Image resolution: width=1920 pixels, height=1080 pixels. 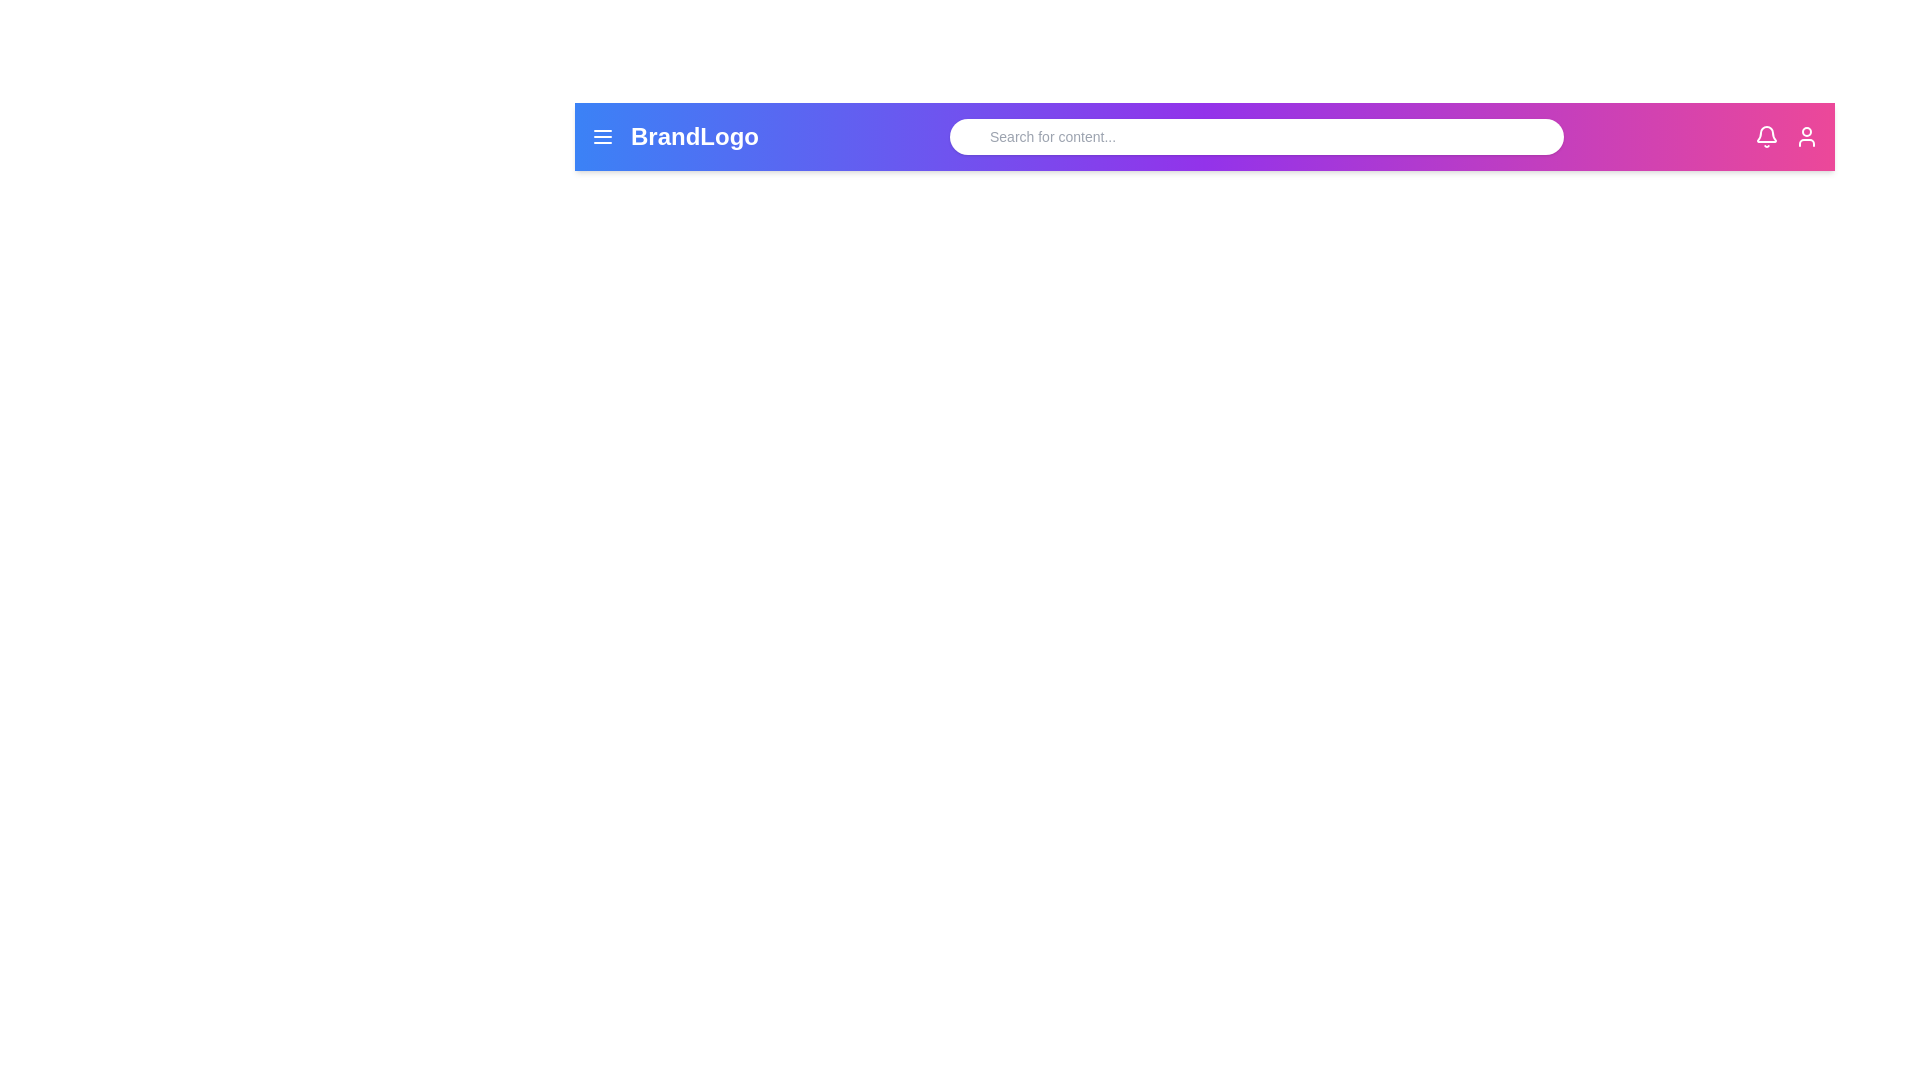 I want to click on the menu icon to toggle the menu, so click(x=602, y=136).